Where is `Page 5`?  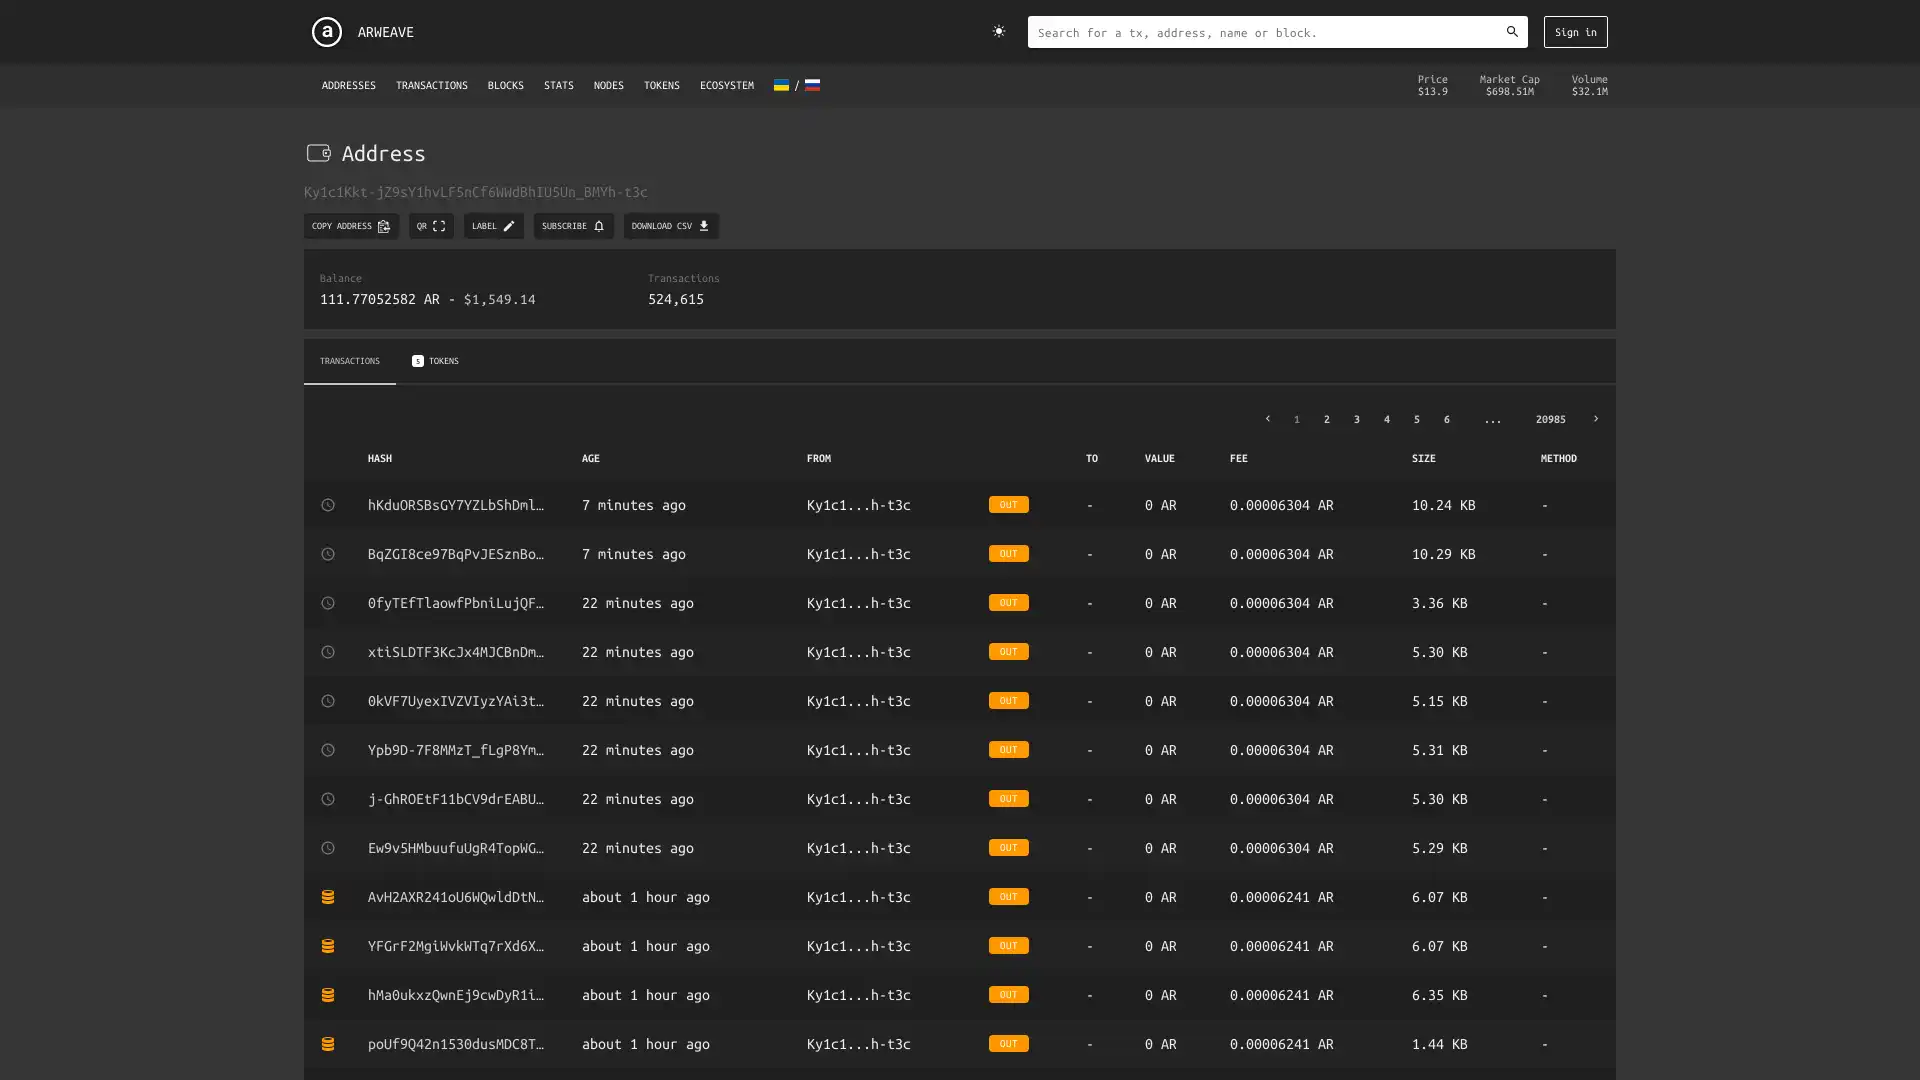
Page 5 is located at coordinates (1415, 416).